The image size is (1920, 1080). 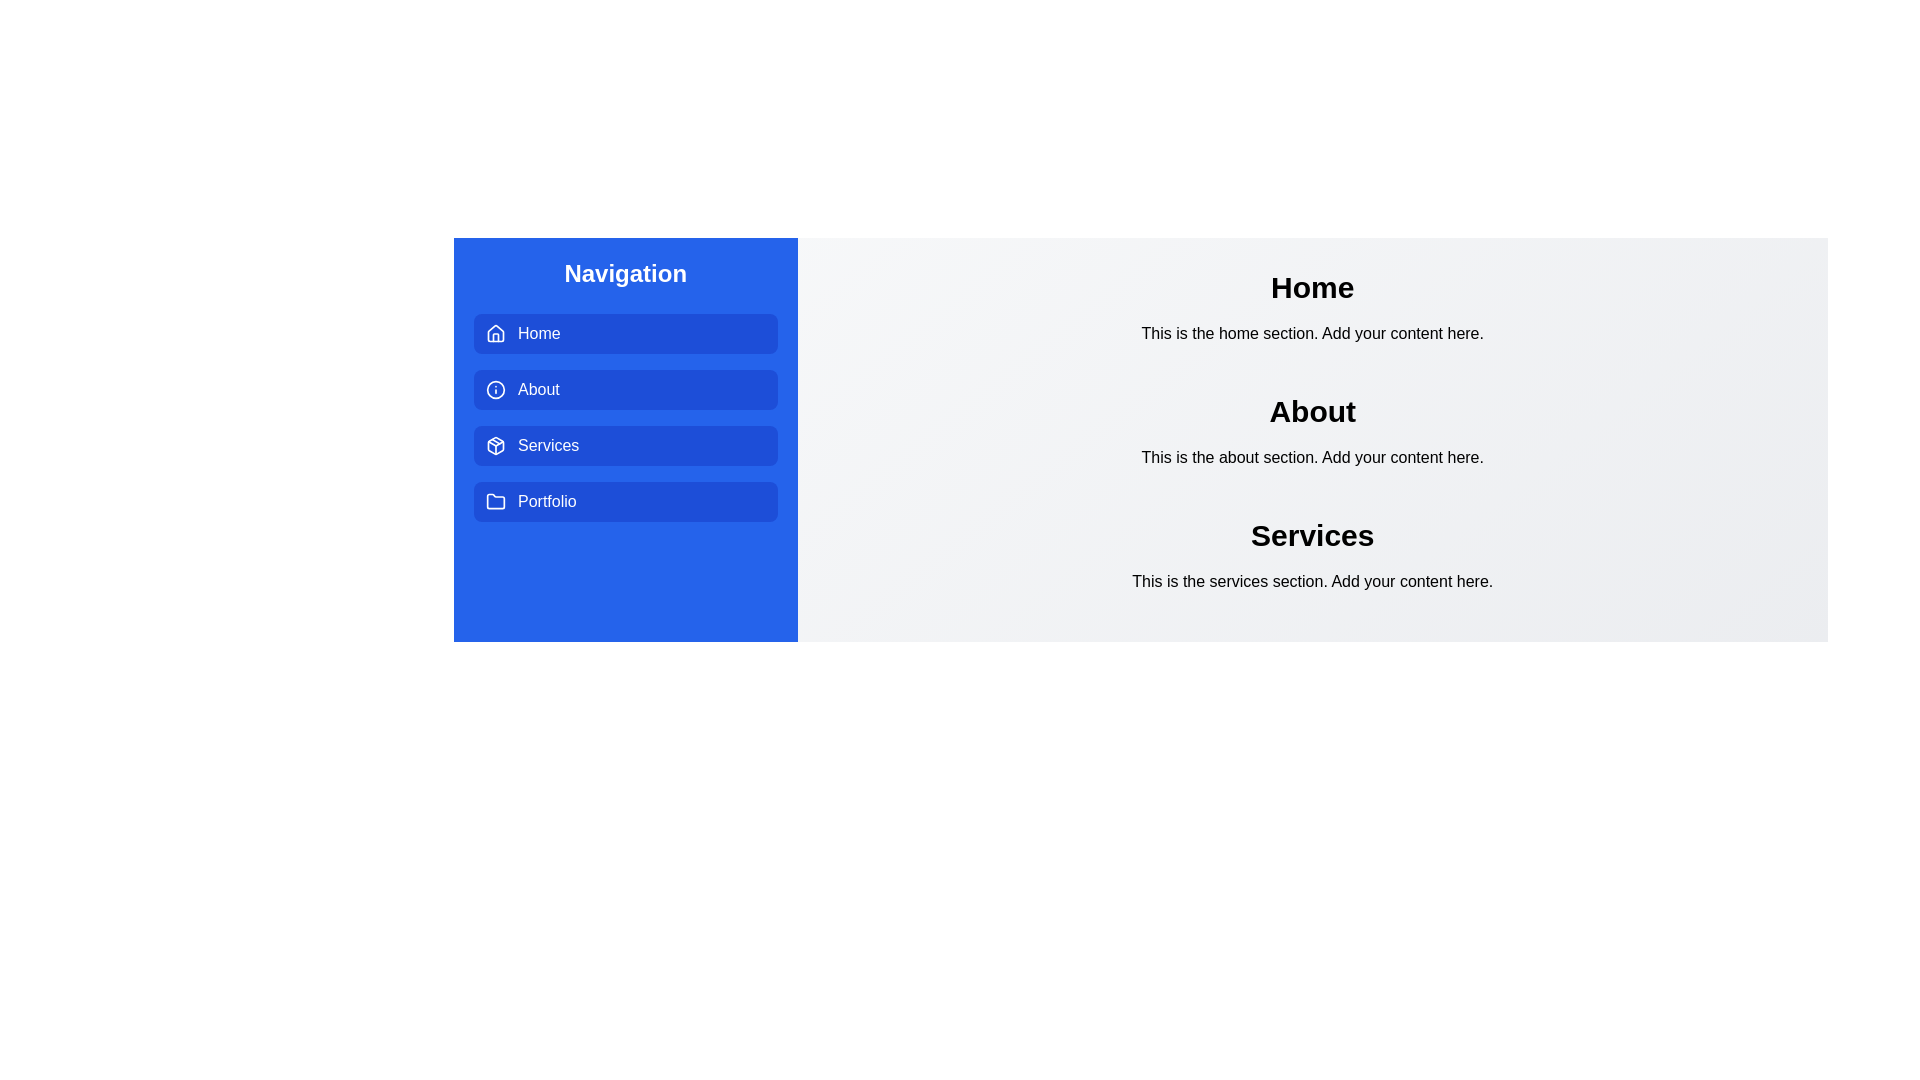 What do you see at coordinates (495, 500) in the screenshot?
I see `the 'Portfolio' icon in the navigation menu on the left blue banner` at bounding box center [495, 500].